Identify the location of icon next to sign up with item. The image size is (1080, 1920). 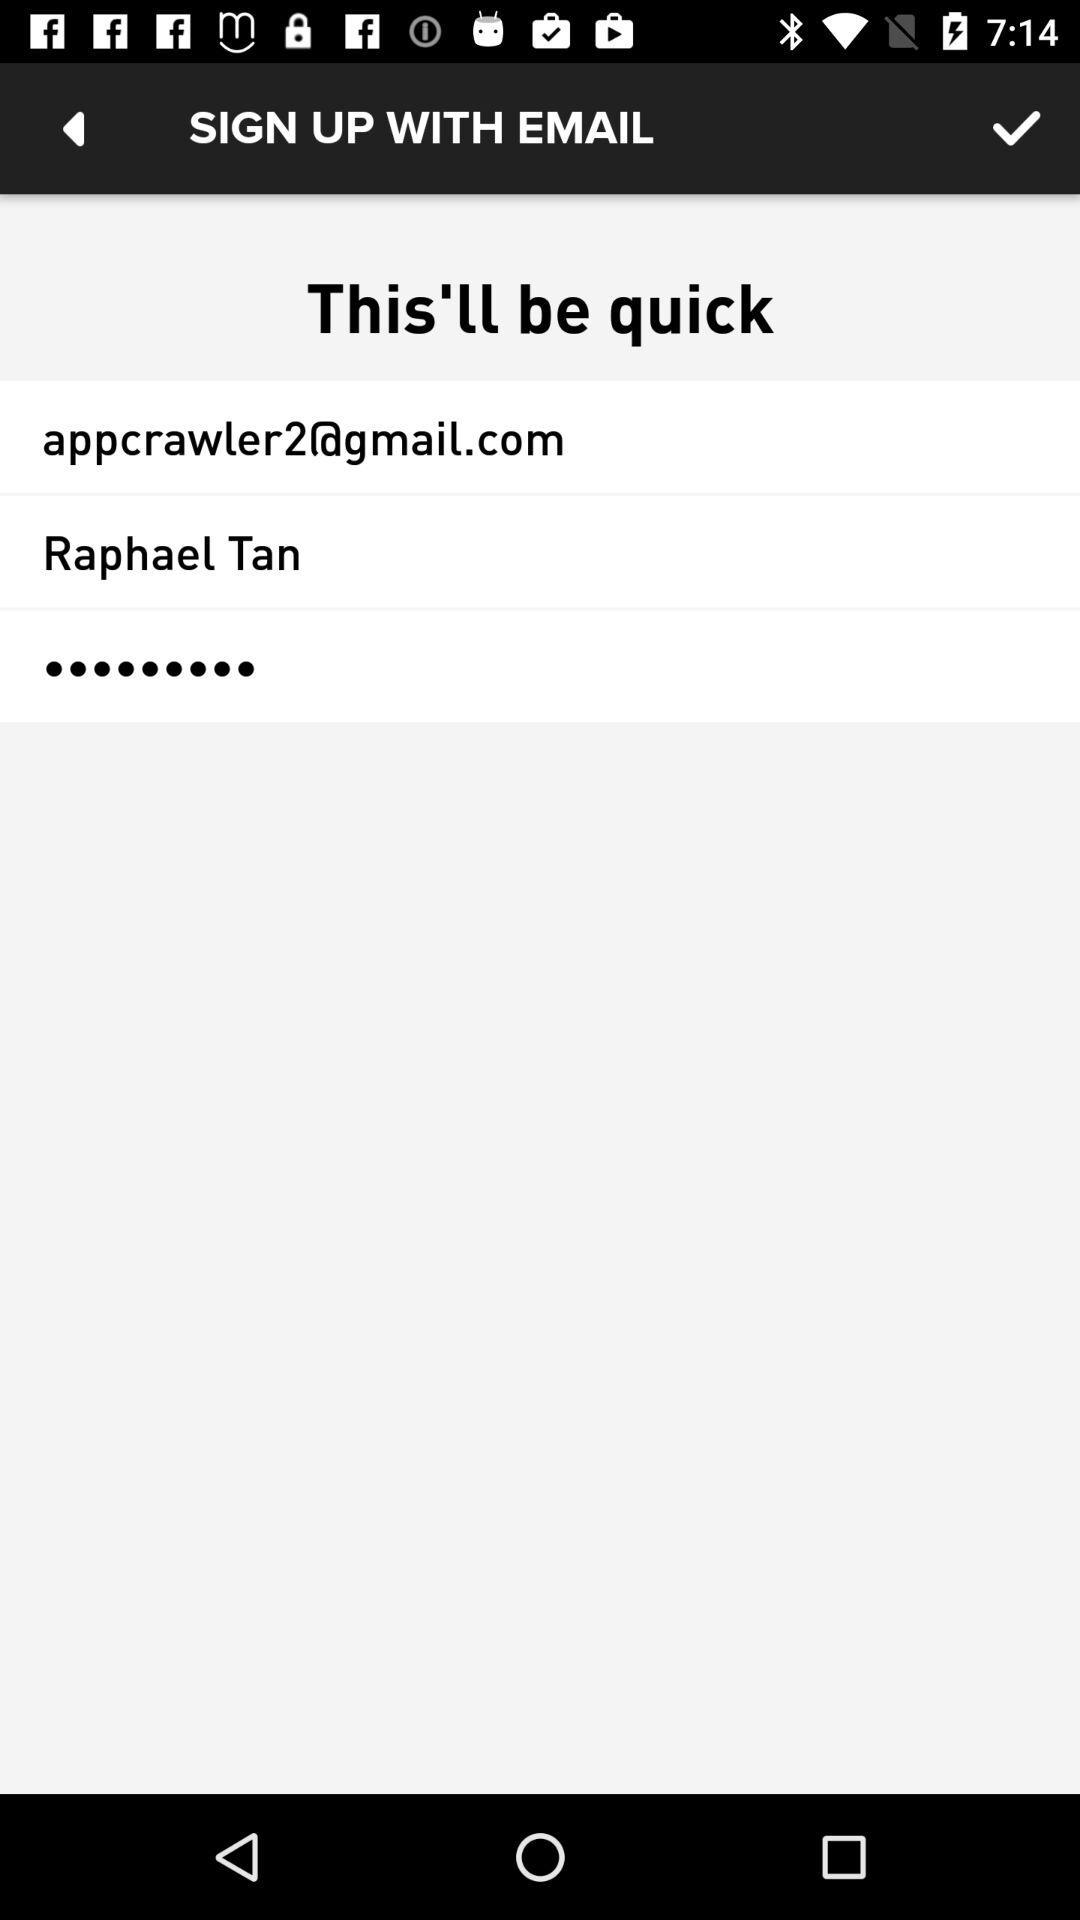
(72, 127).